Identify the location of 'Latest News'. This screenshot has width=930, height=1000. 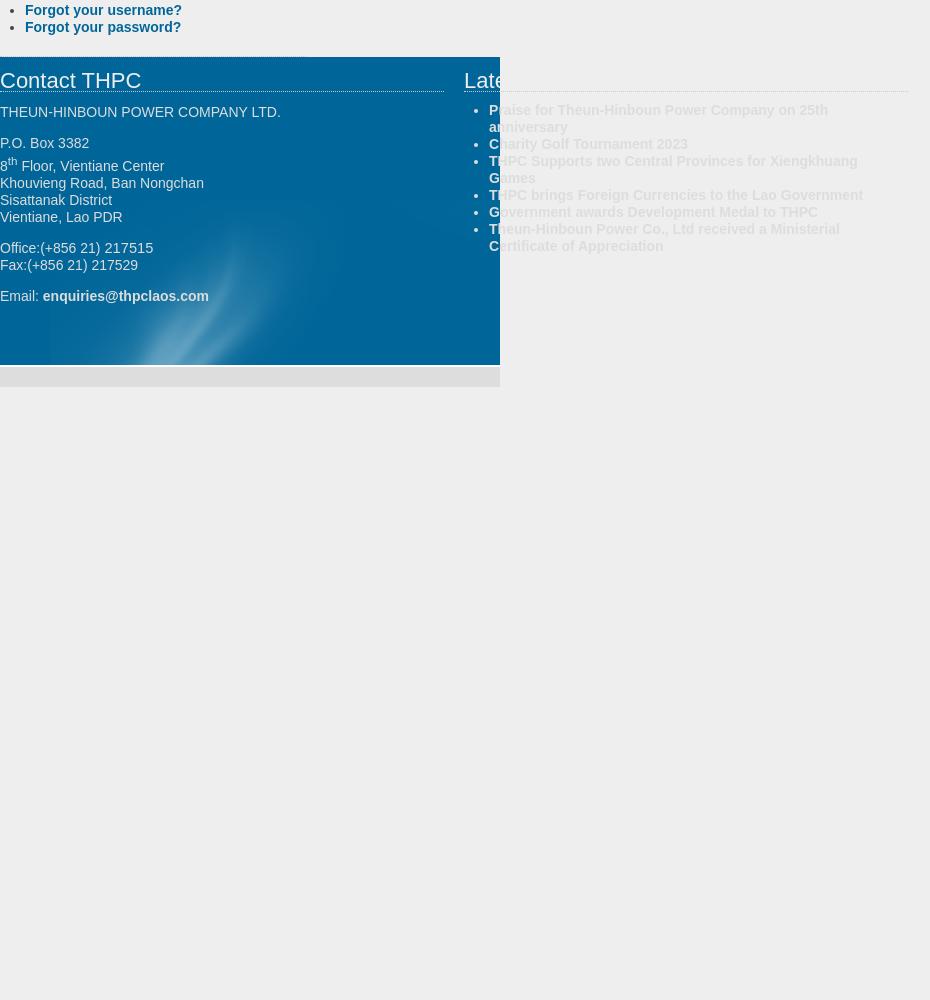
(523, 79).